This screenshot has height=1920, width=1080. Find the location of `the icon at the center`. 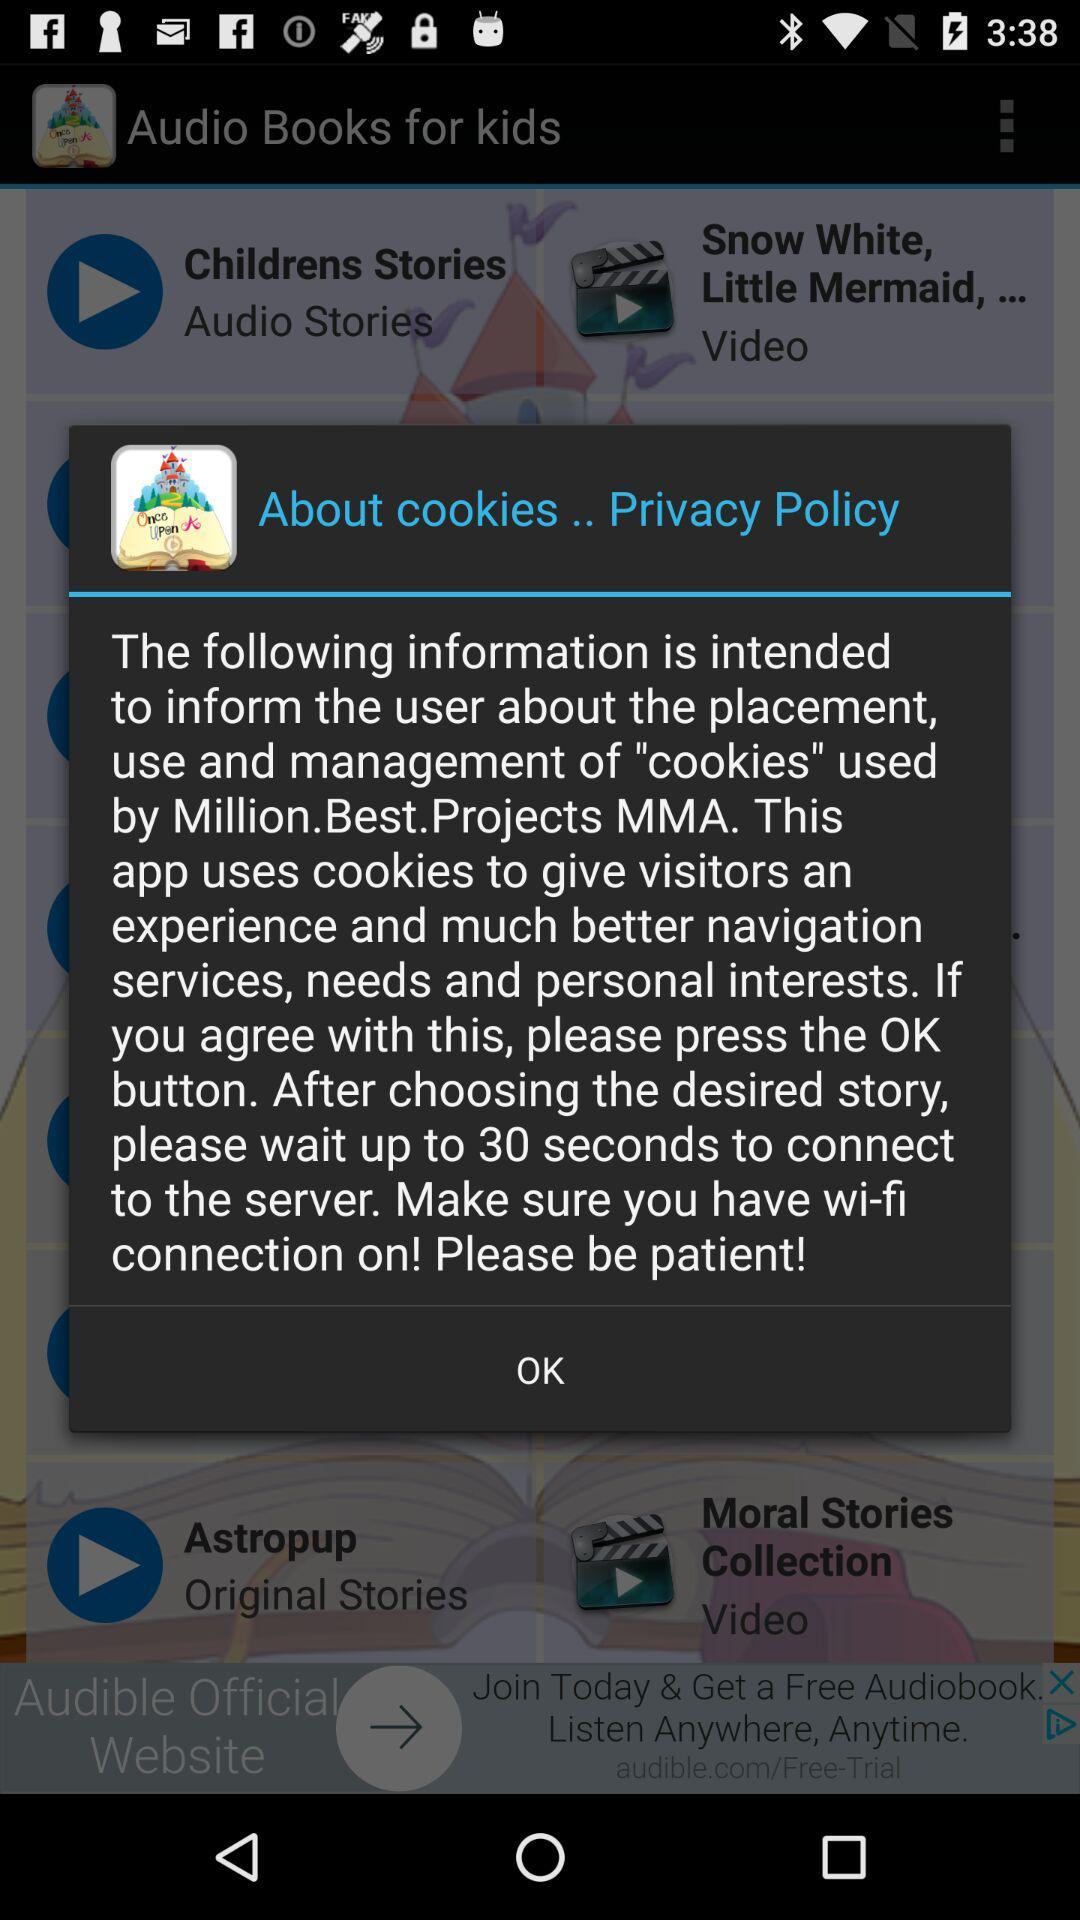

the icon at the center is located at coordinates (540, 949).